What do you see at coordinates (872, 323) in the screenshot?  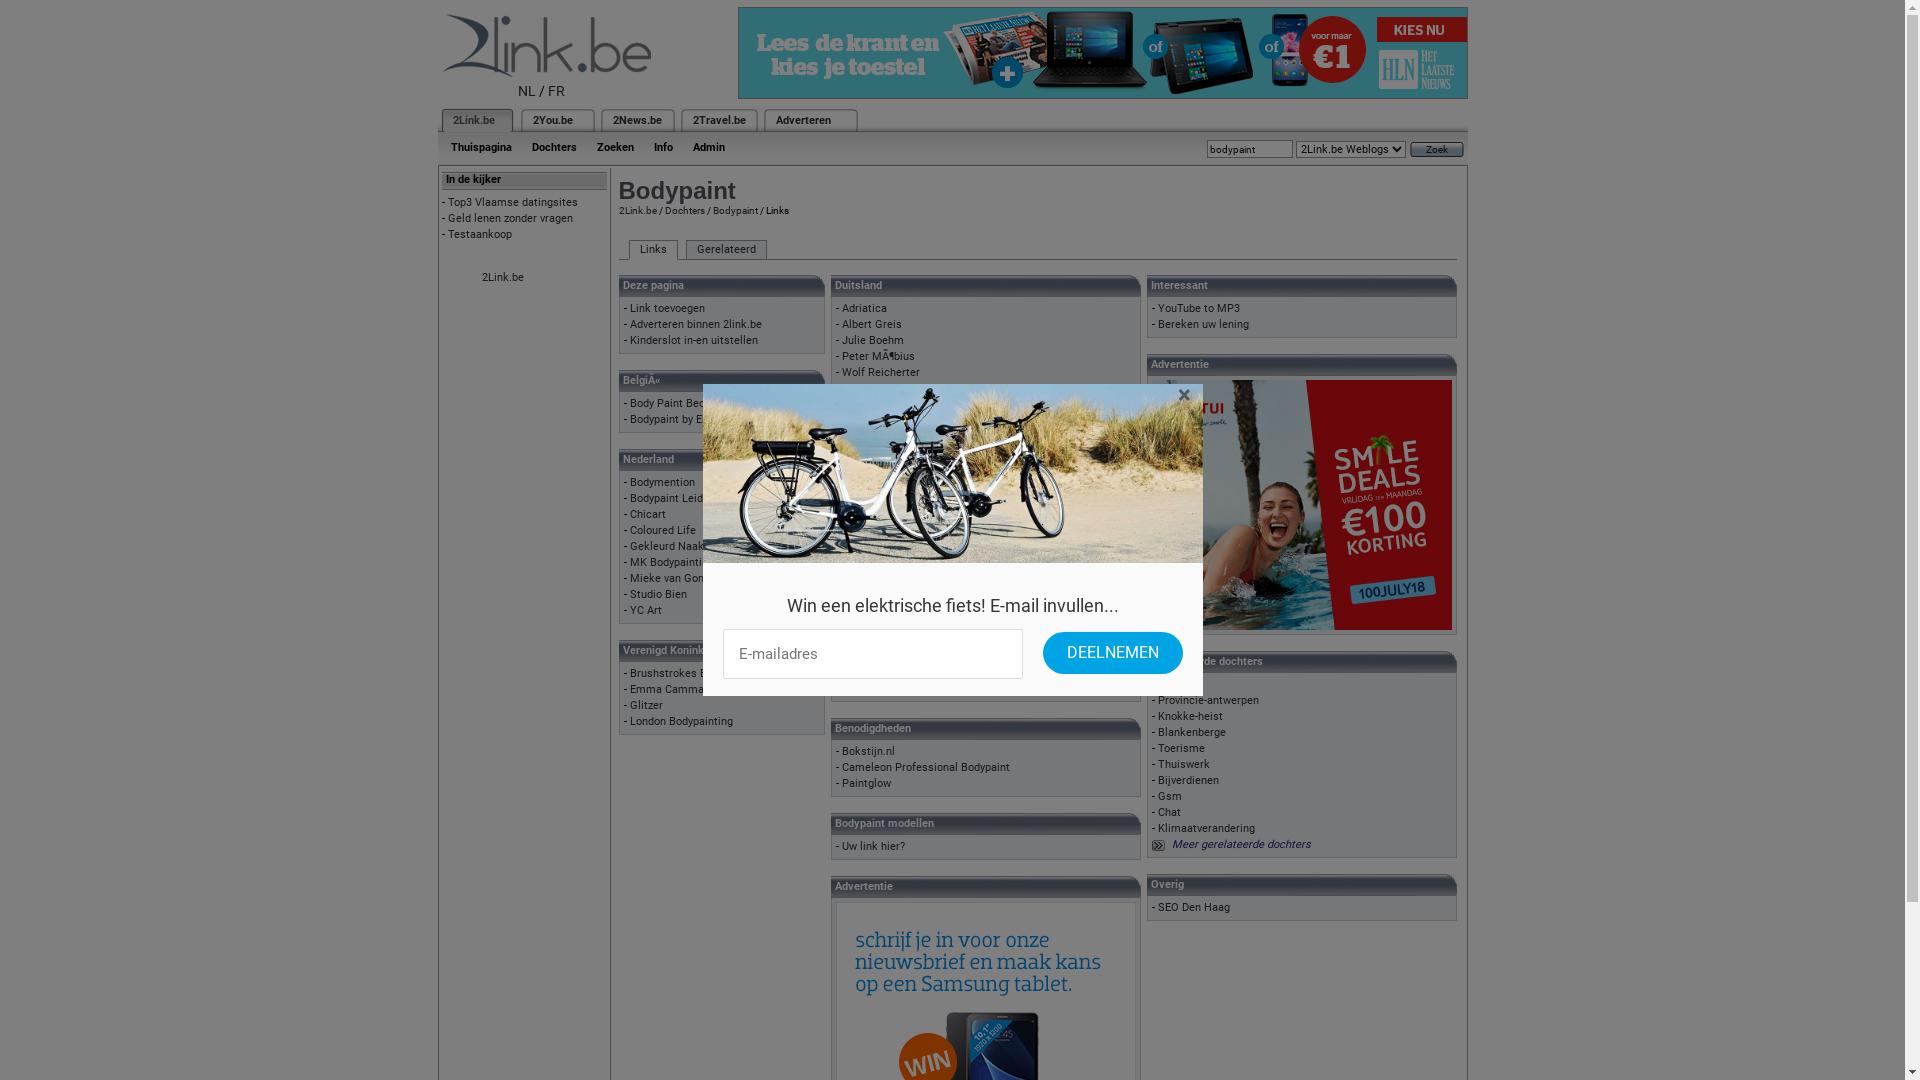 I see `'Albert Greis'` at bounding box center [872, 323].